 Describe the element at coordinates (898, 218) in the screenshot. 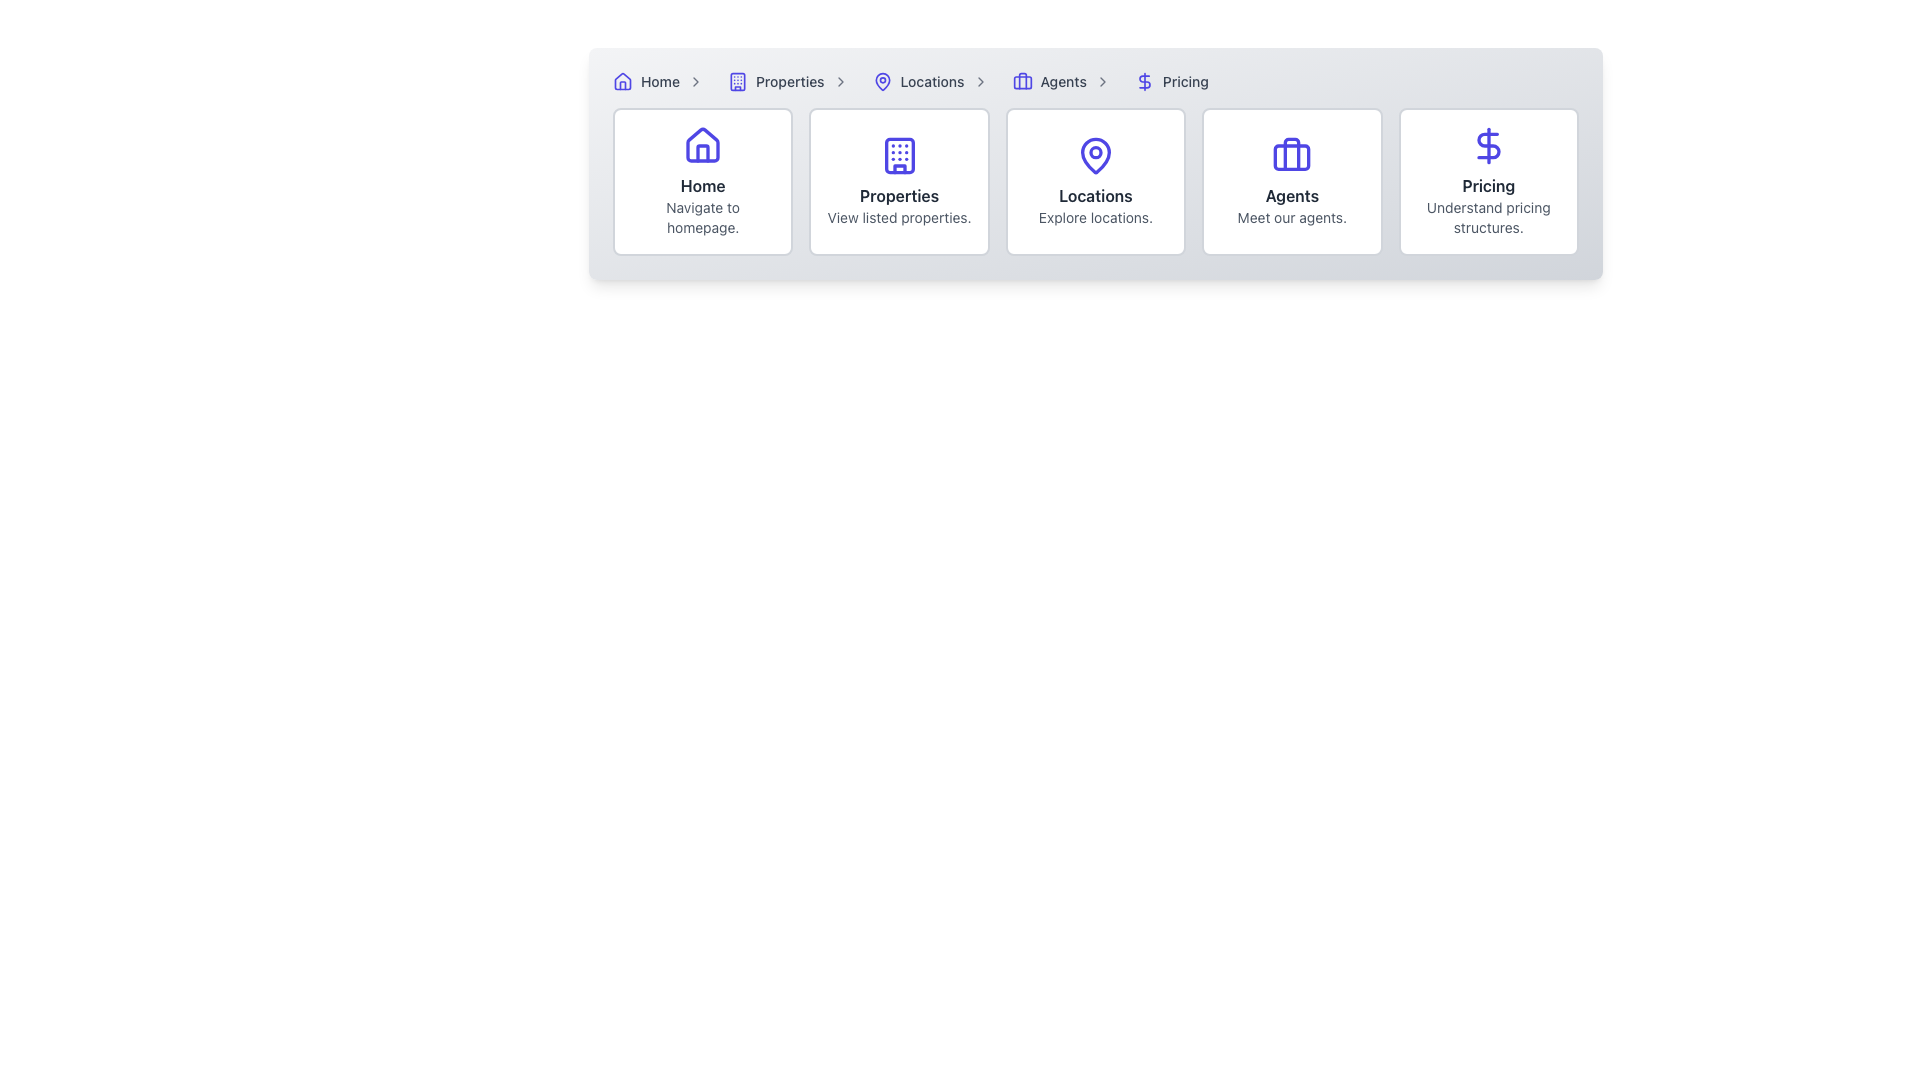

I see `the second line of static text in the 'Properties' card that provides additional information to users` at that location.